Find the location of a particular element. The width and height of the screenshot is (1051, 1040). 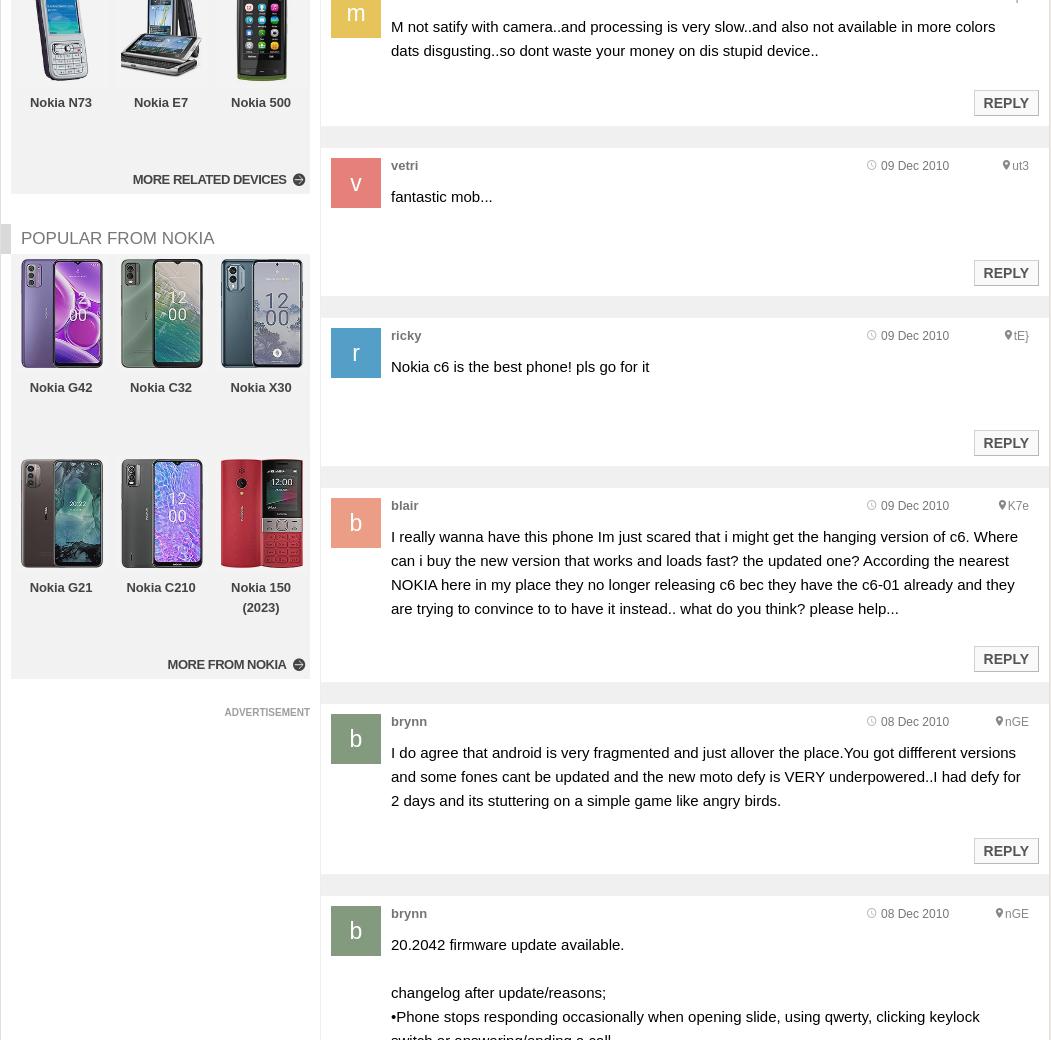

'Nokia C32' is located at coordinates (159, 386).